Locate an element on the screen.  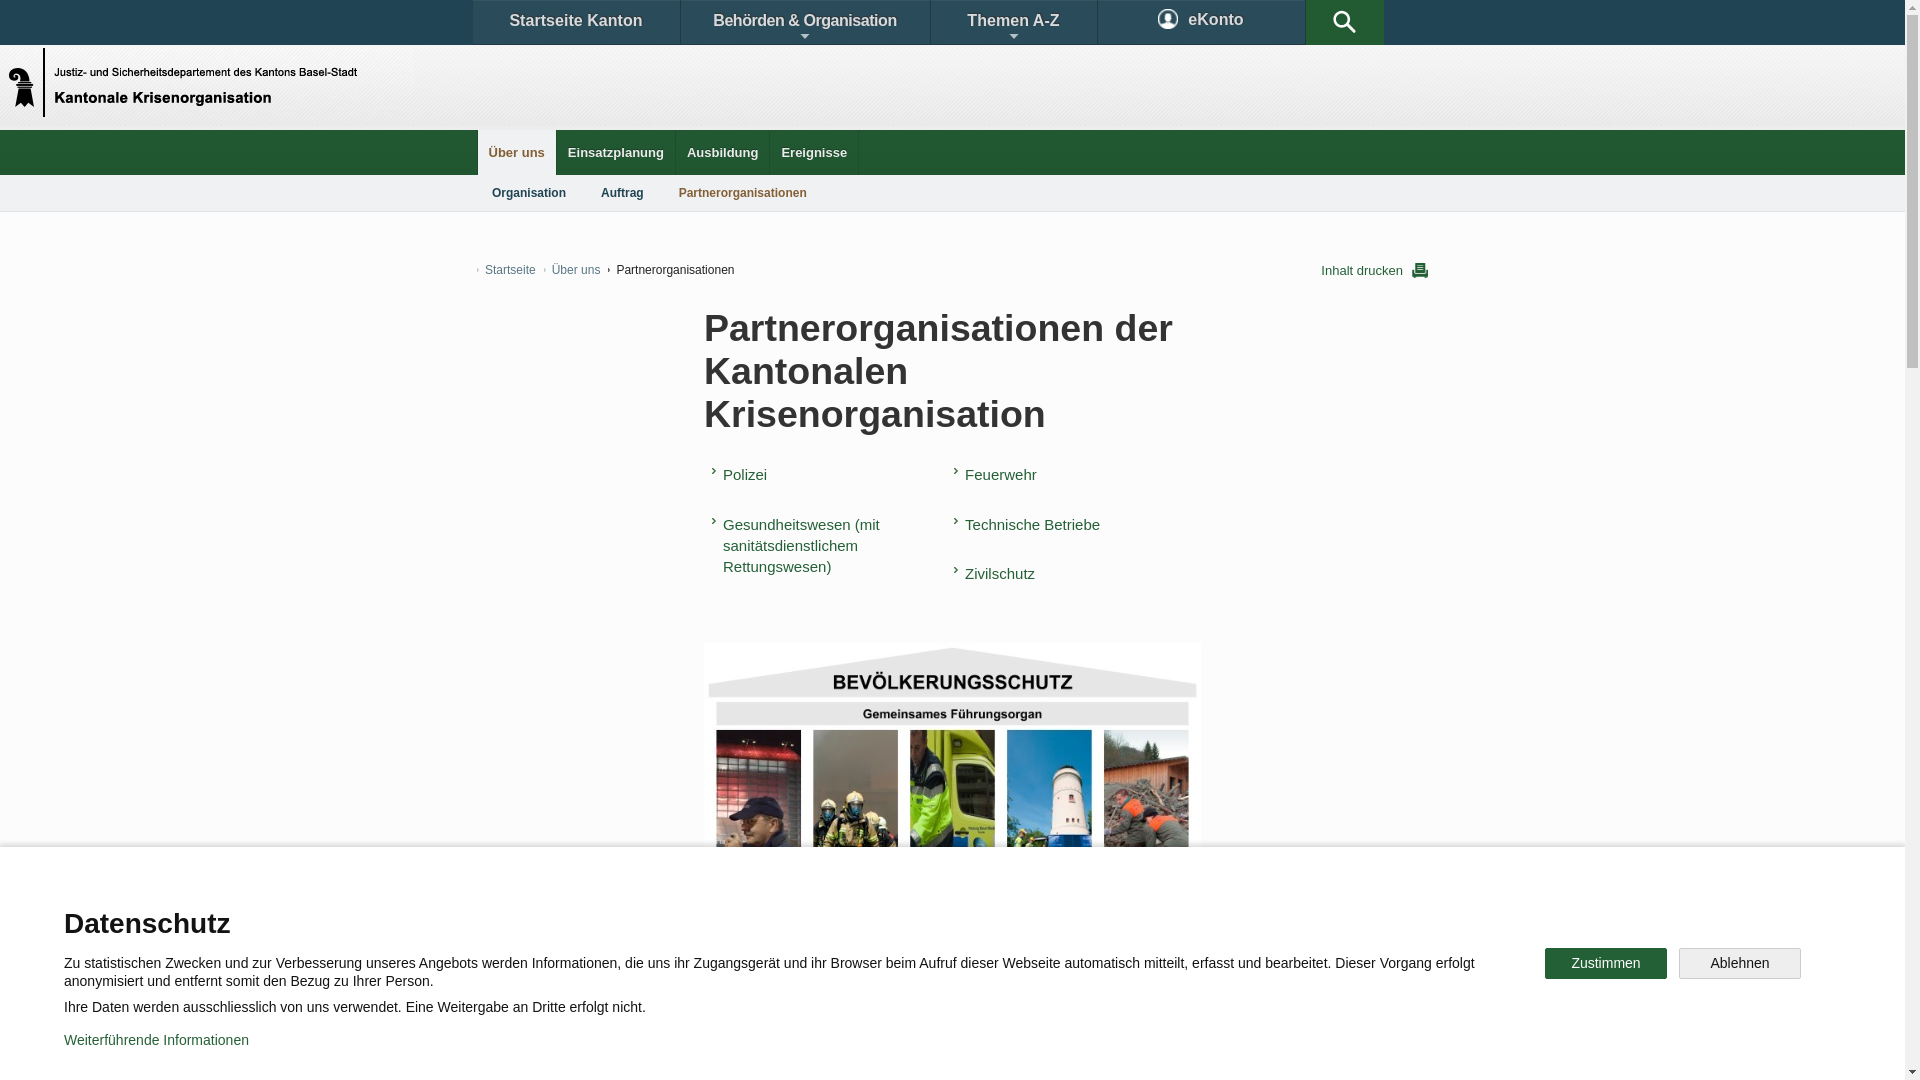
'Startseite Kanton' is located at coordinates (574, 22).